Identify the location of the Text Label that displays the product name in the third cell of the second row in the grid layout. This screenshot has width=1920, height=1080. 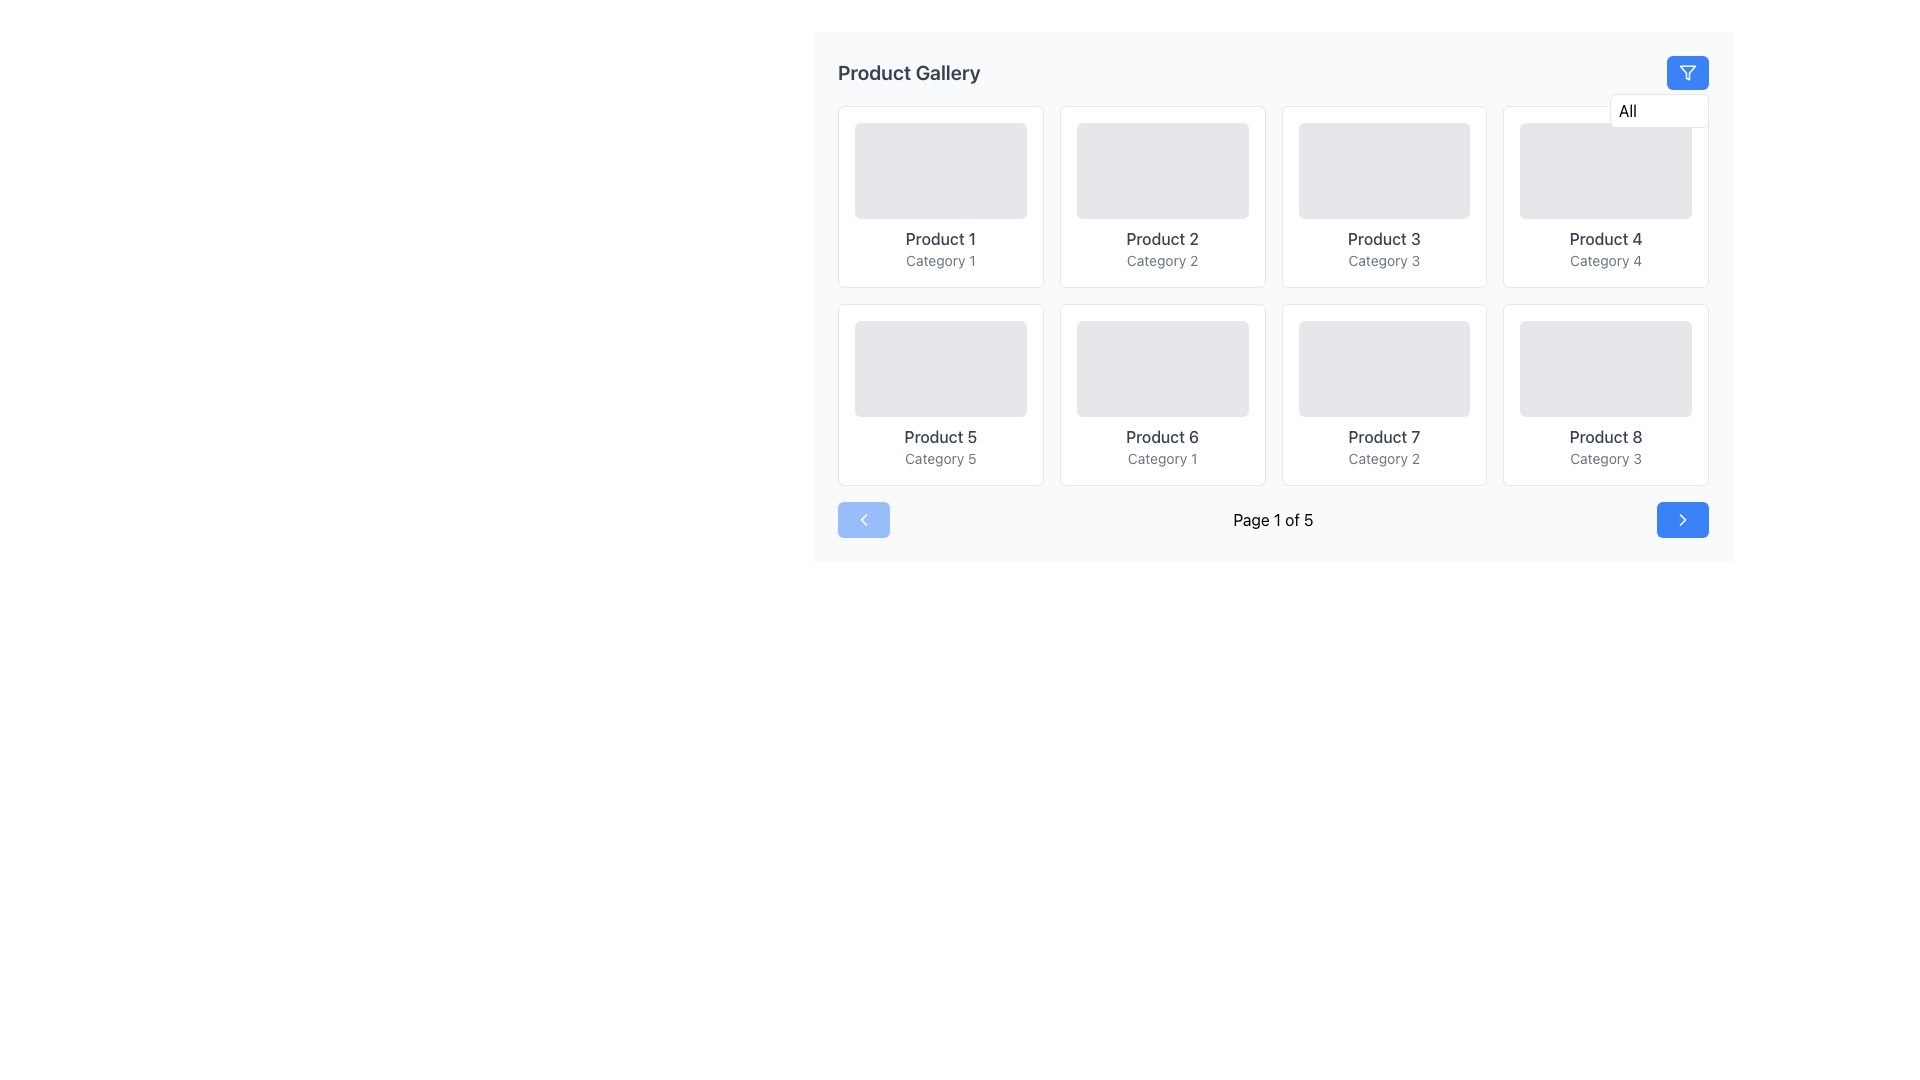
(939, 435).